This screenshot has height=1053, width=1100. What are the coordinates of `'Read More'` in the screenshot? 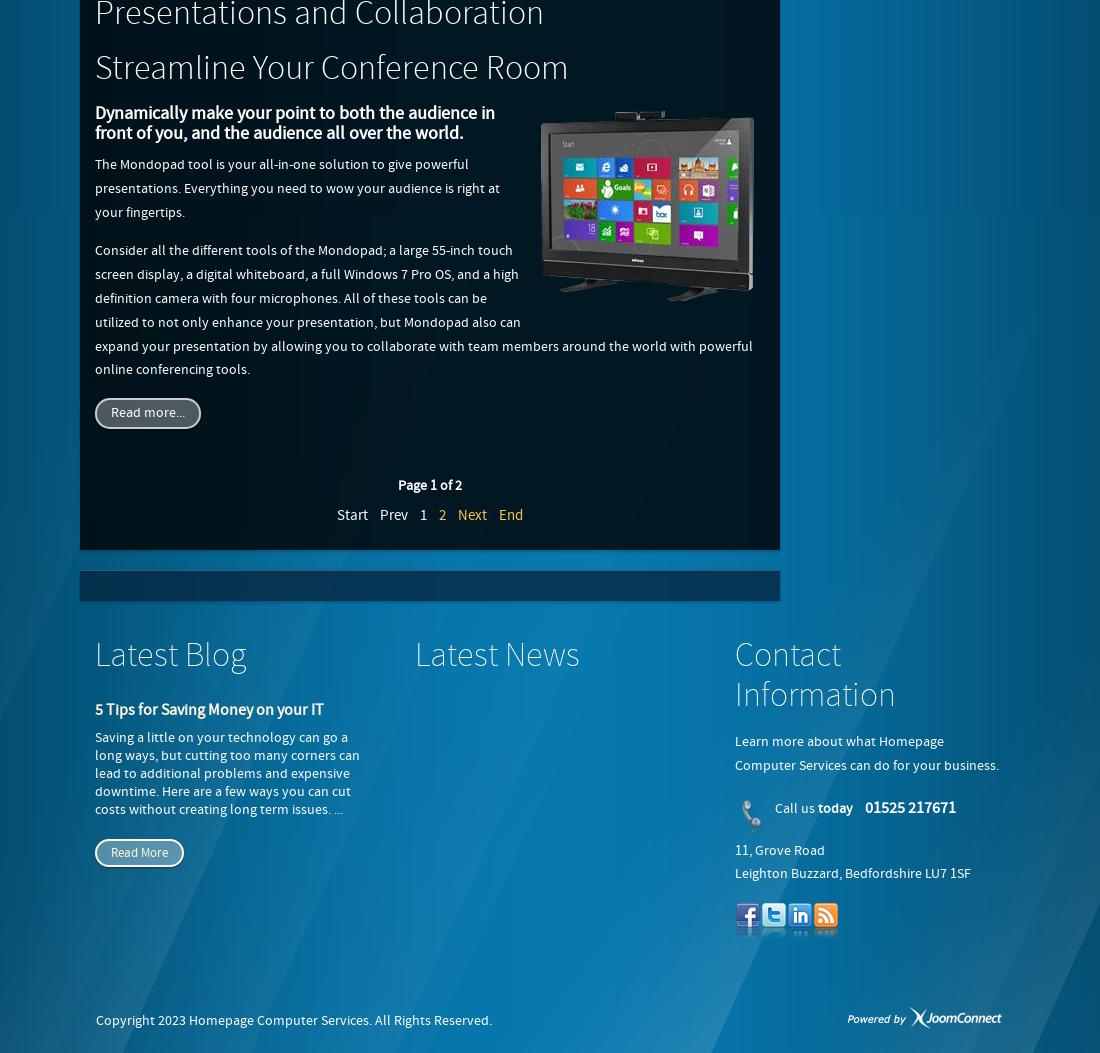 It's located at (138, 852).